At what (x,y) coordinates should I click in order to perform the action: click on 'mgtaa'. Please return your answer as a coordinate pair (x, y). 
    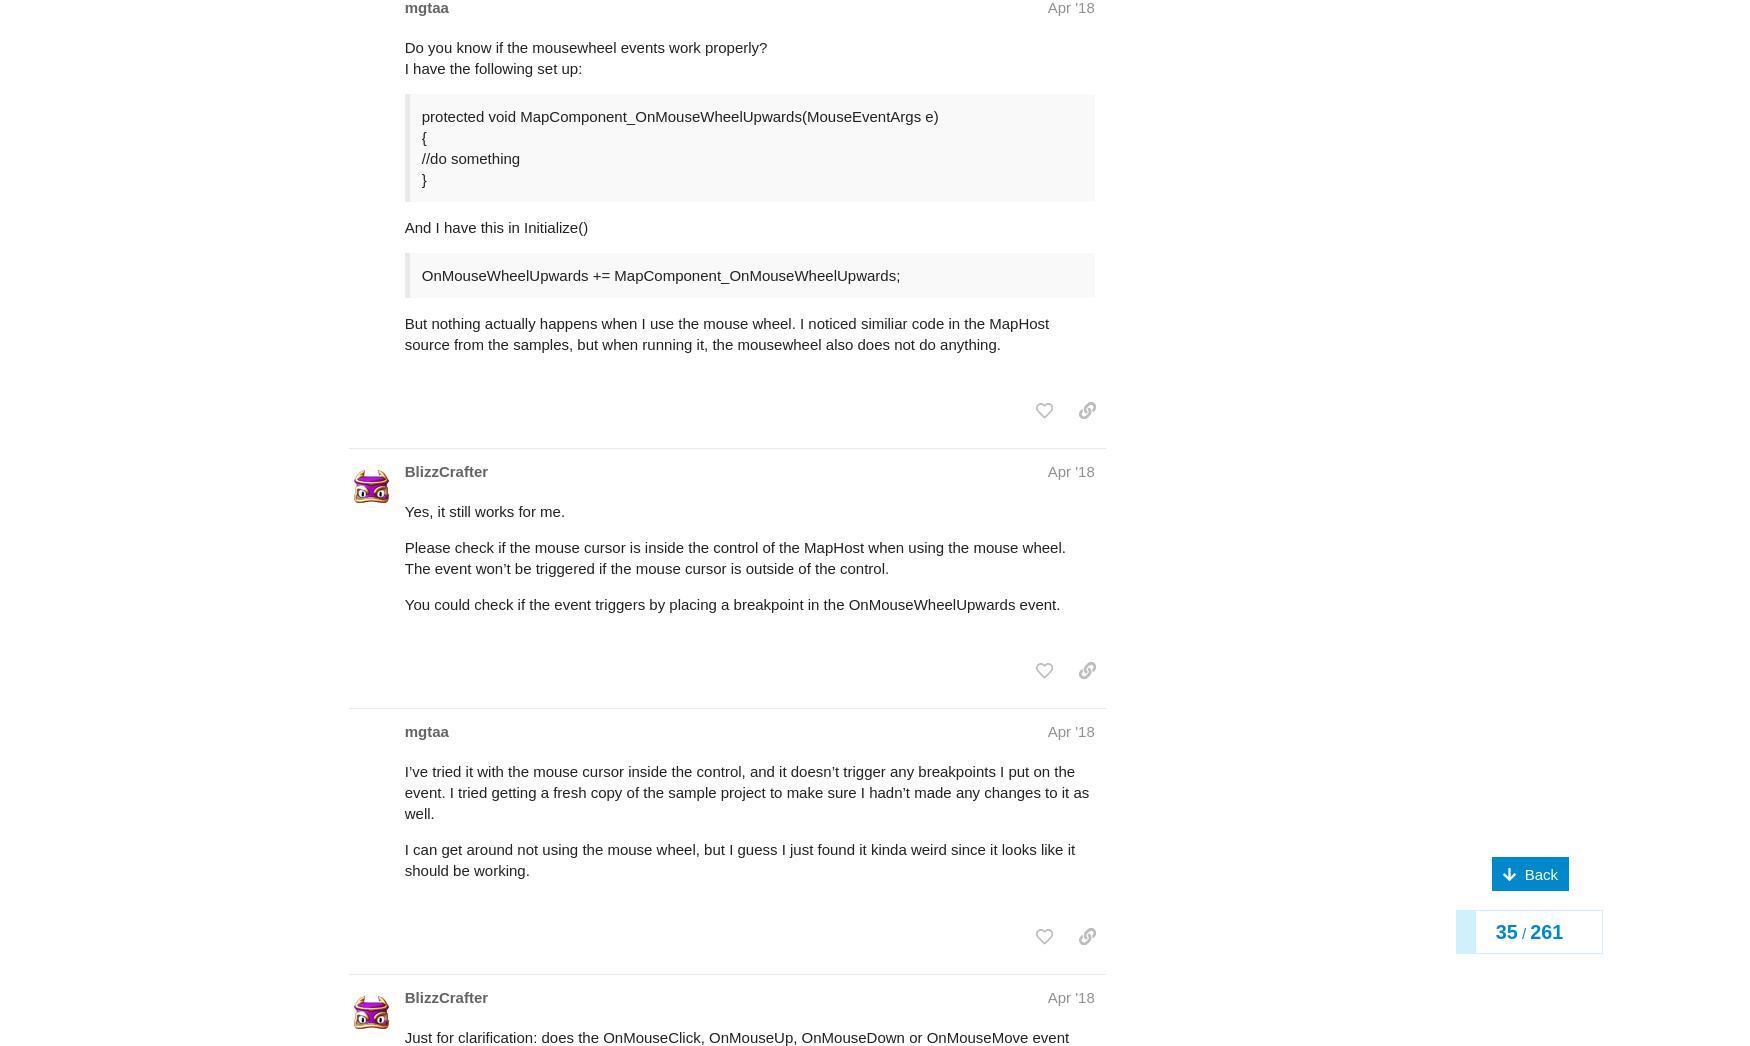
    Looking at the image, I should click on (403, 651).